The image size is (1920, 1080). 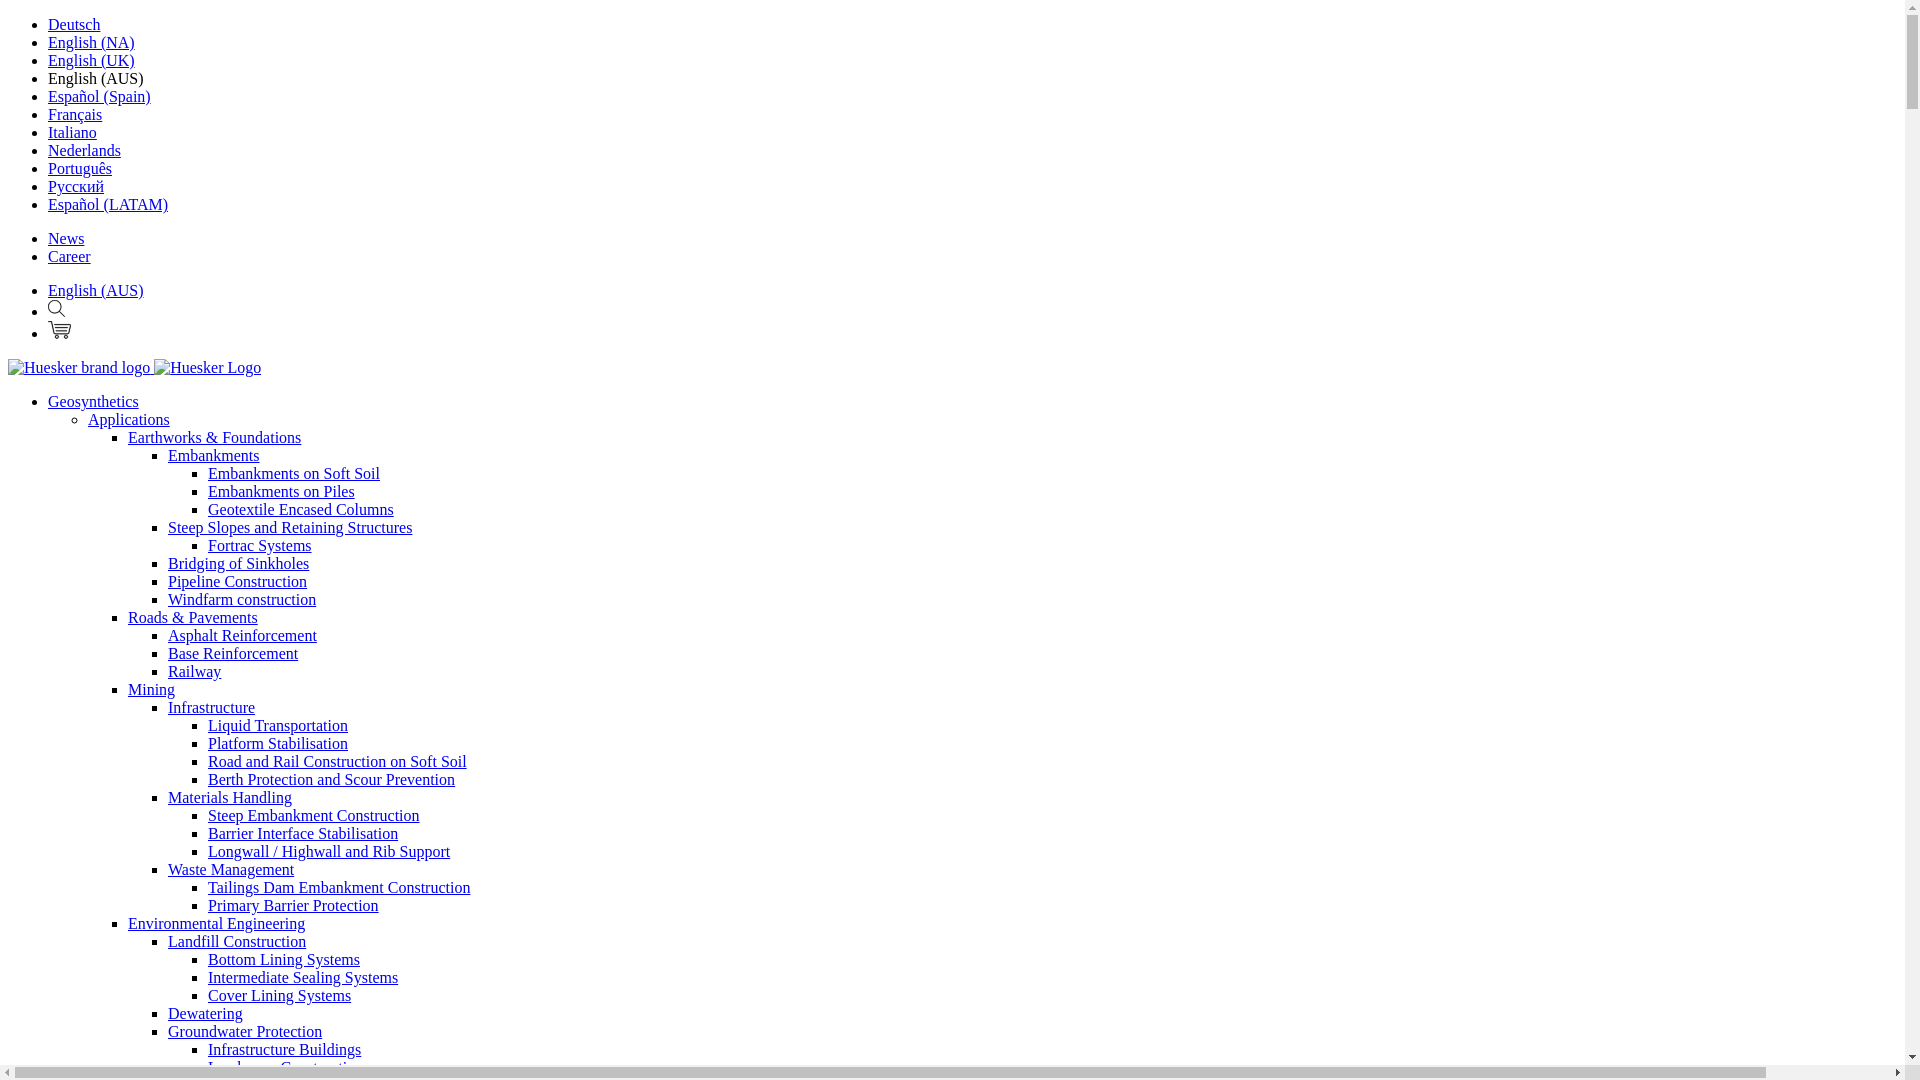 What do you see at coordinates (128, 418) in the screenshot?
I see `'Applications'` at bounding box center [128, 418].